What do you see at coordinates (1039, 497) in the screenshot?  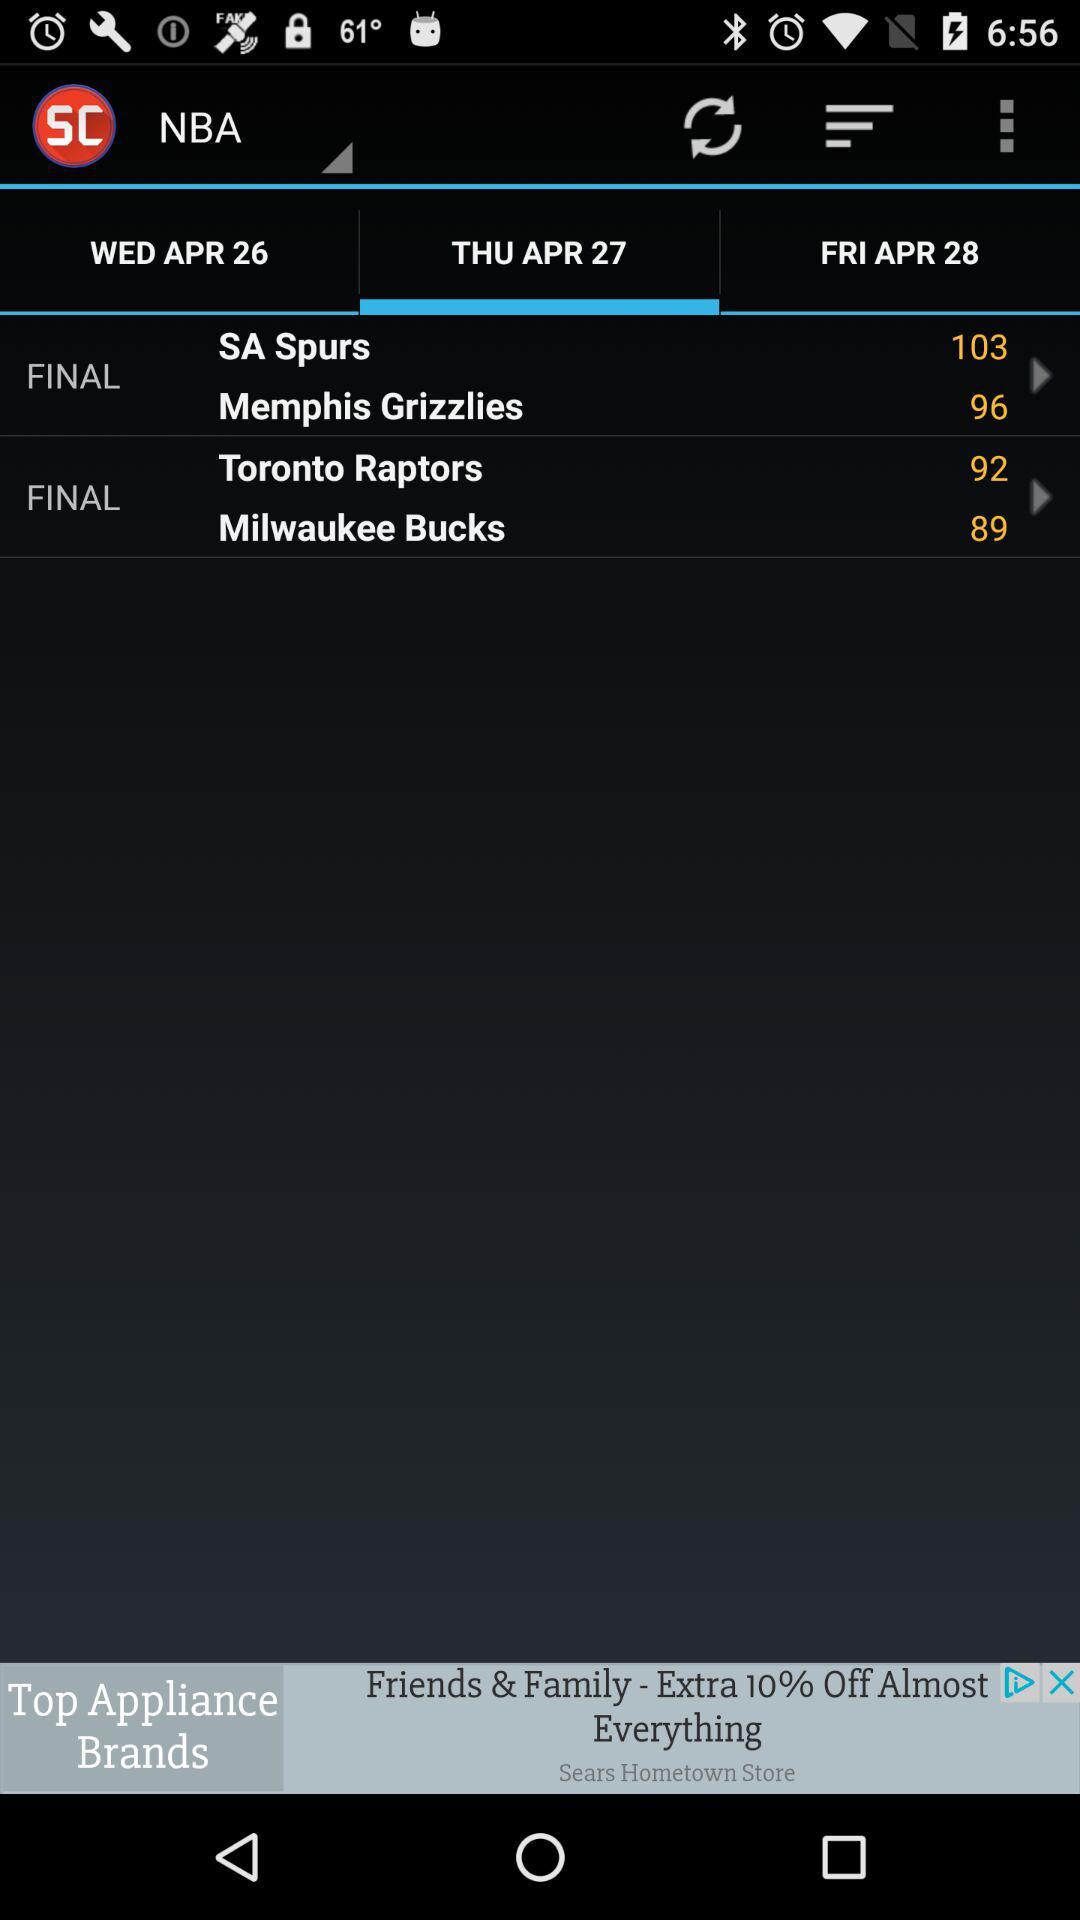 I see `the right scroll bar in the bottom` at bounding box center [1039, 497].